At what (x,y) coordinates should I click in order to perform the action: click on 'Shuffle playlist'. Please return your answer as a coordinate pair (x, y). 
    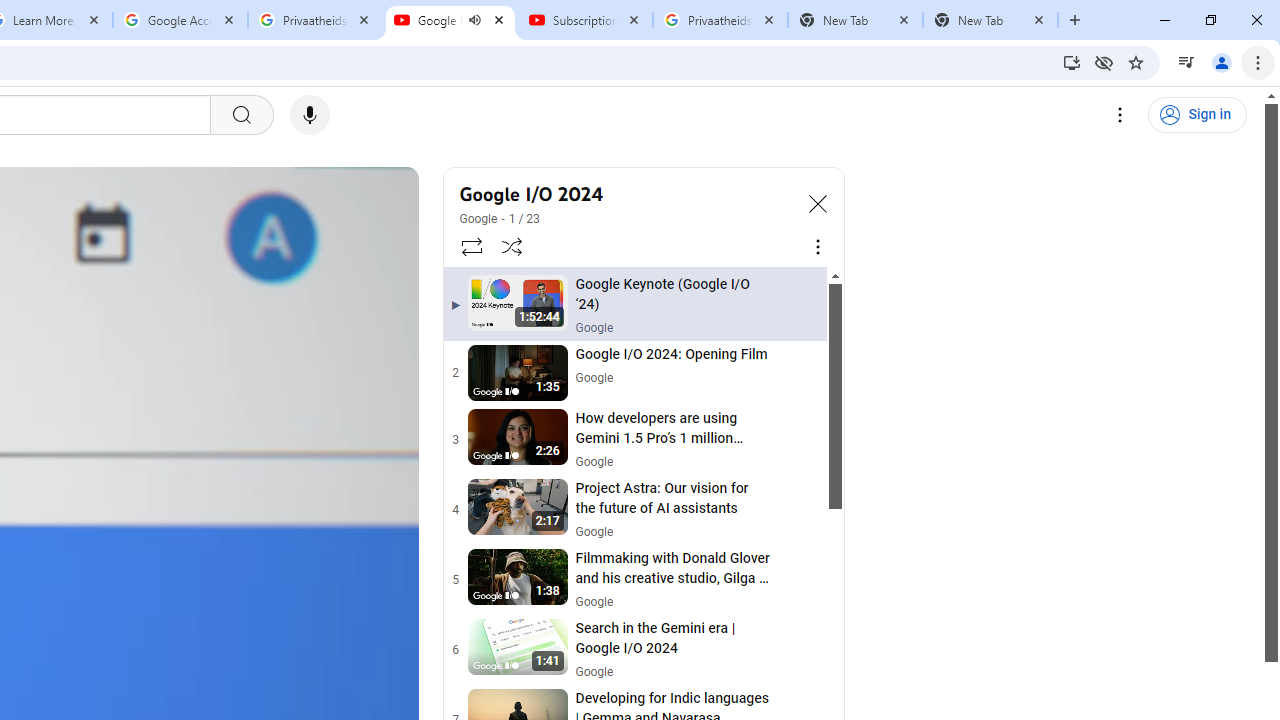
    Looking at the image, I should click on (512, 245).